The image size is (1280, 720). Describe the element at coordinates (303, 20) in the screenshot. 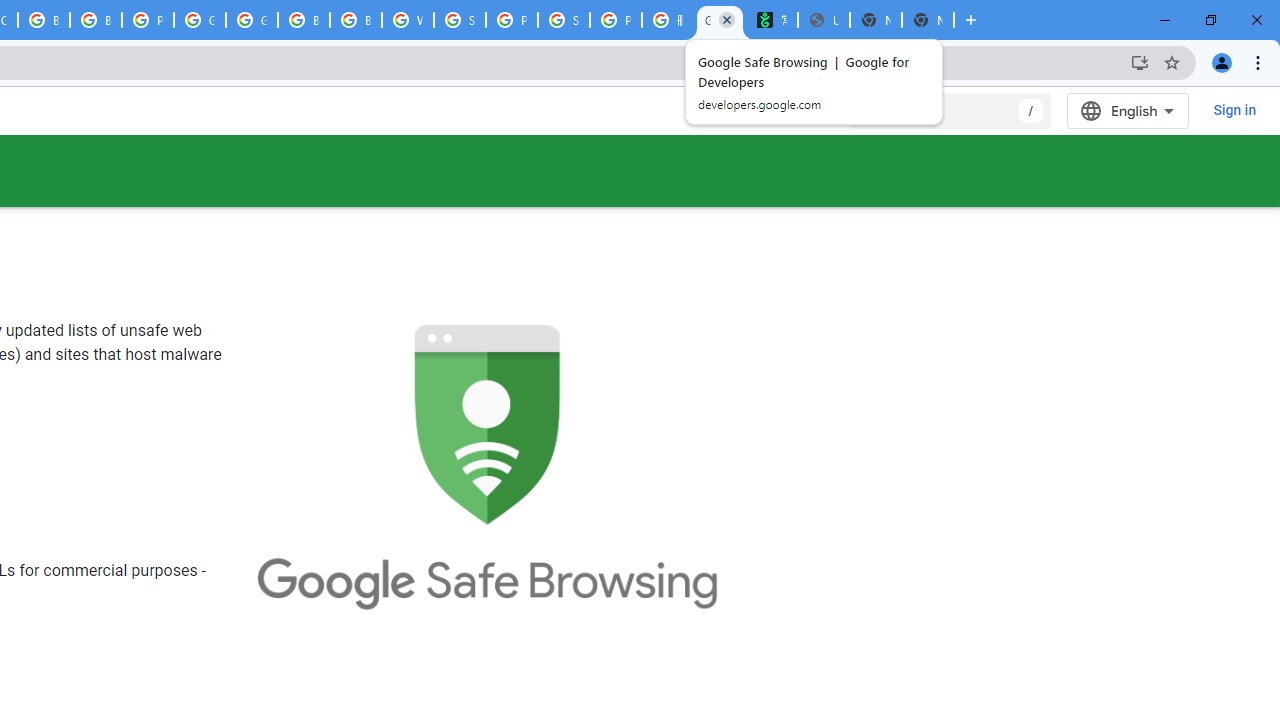

I see `'Browse Chrome as a guest - Computer - Google Chrome Help'` at that location.